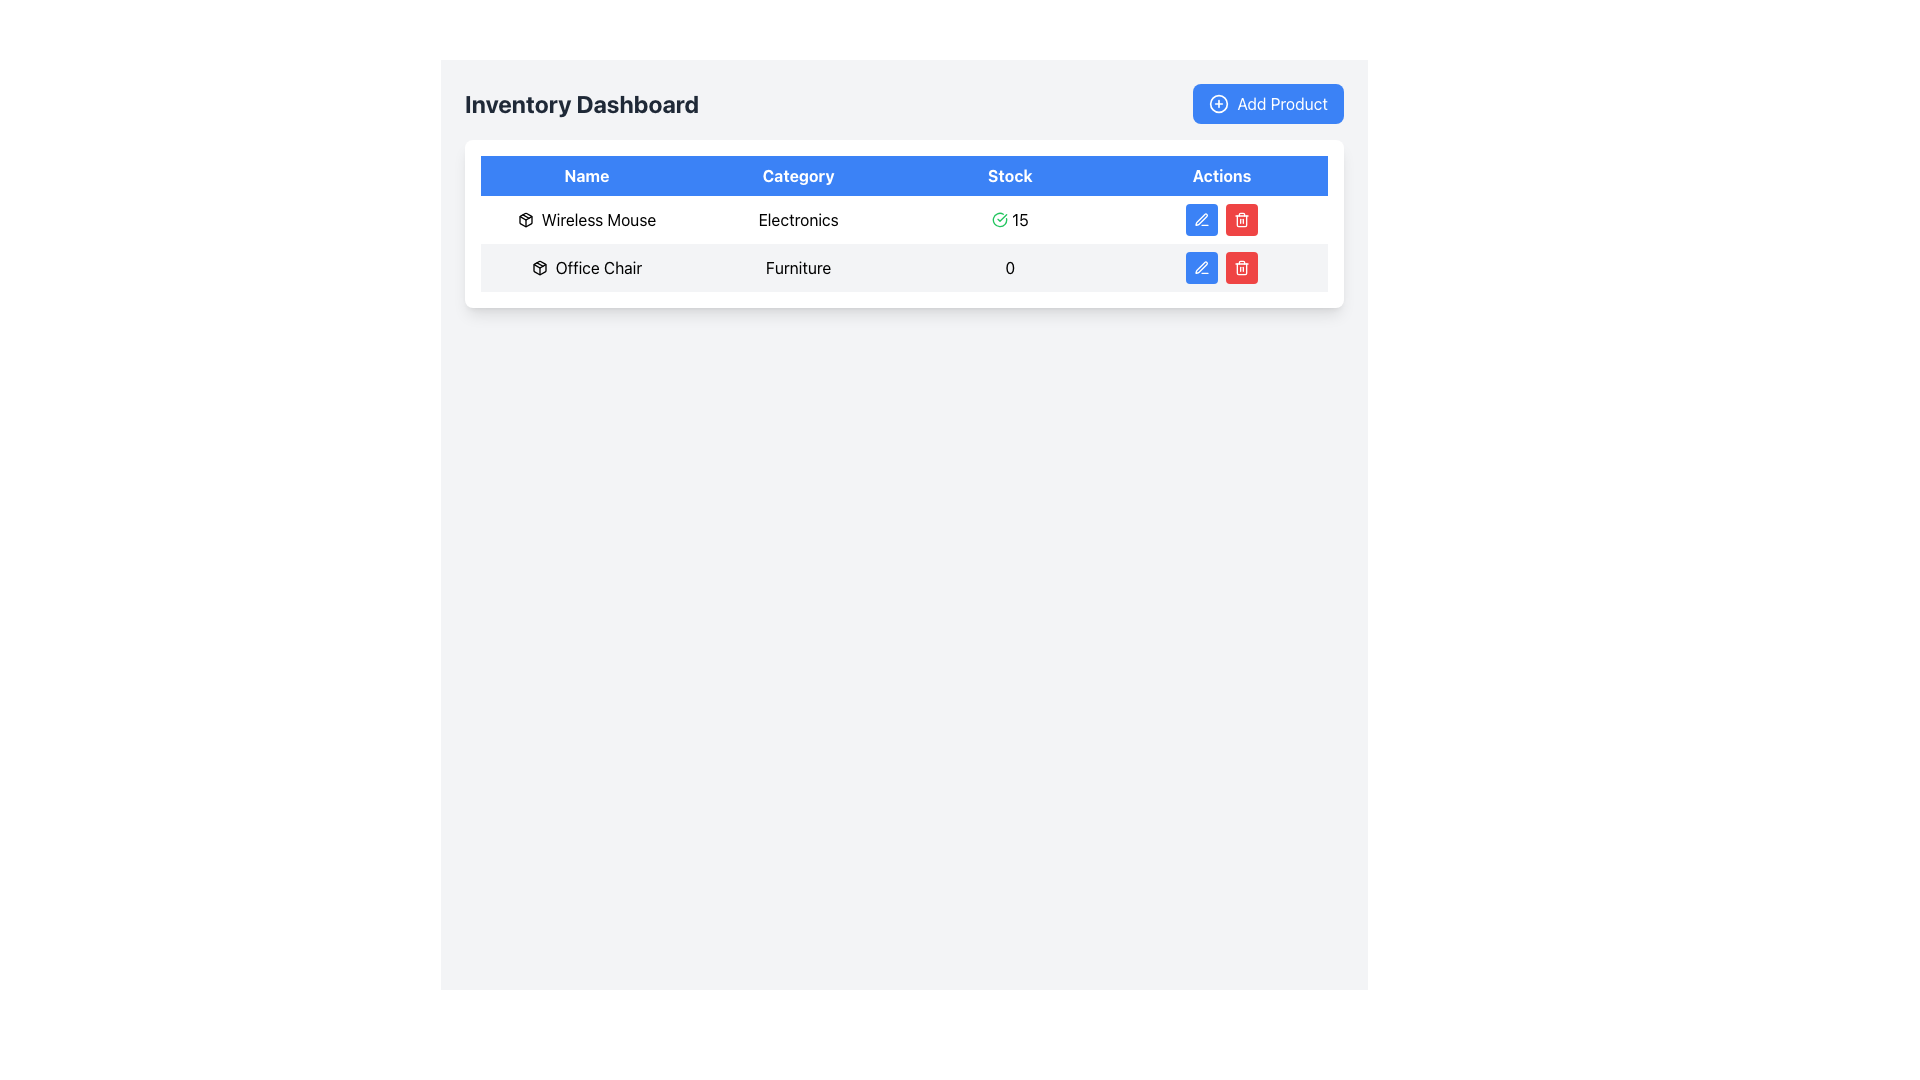 The image size is (1920, 1080). What do you see at coordinates (1201, 219) in the screenshot?
I see `the edit button located in the 'Actions' column of the first row of the table to observe the hover effect` at bounding box center [1201, 219].